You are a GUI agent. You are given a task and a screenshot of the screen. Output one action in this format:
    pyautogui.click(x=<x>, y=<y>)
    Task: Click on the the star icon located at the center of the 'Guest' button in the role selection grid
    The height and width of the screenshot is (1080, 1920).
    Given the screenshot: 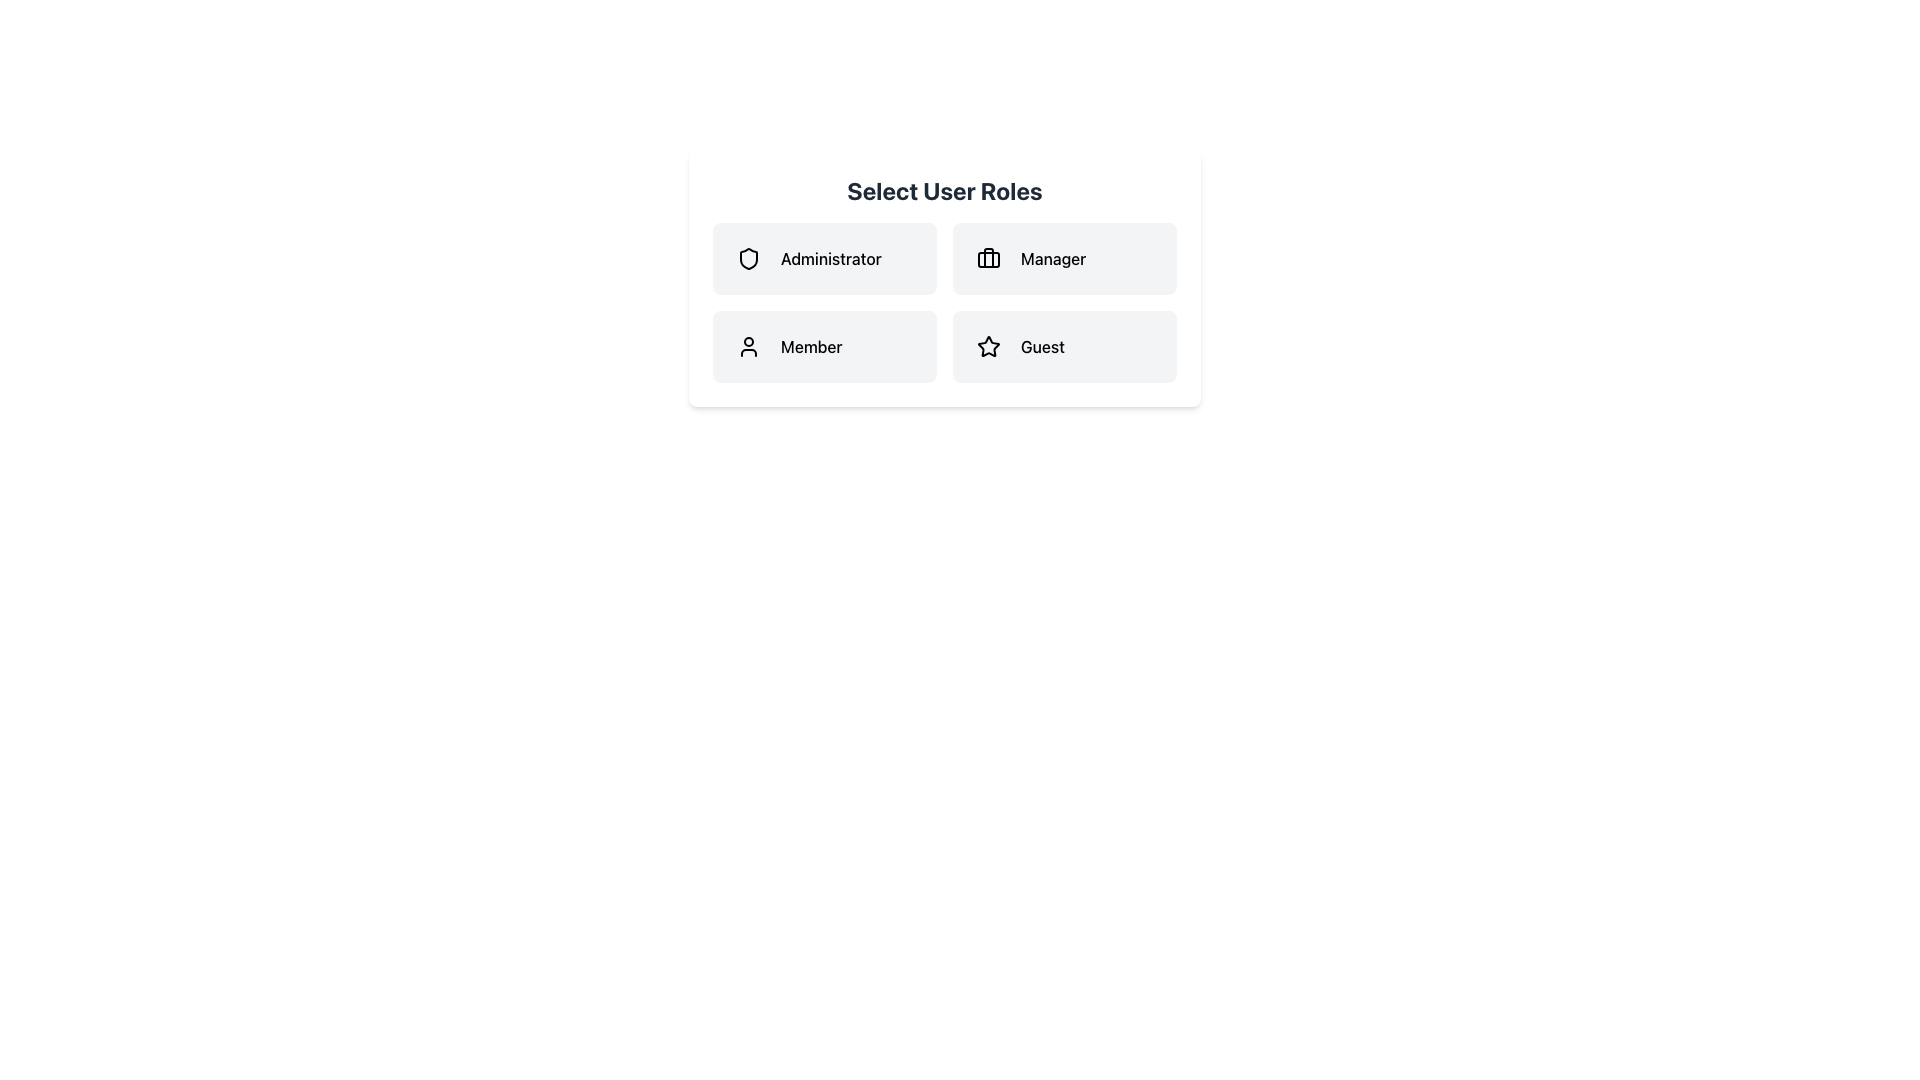 What is the action you would take?
    pyautogui.click(x=988, y=345)
    